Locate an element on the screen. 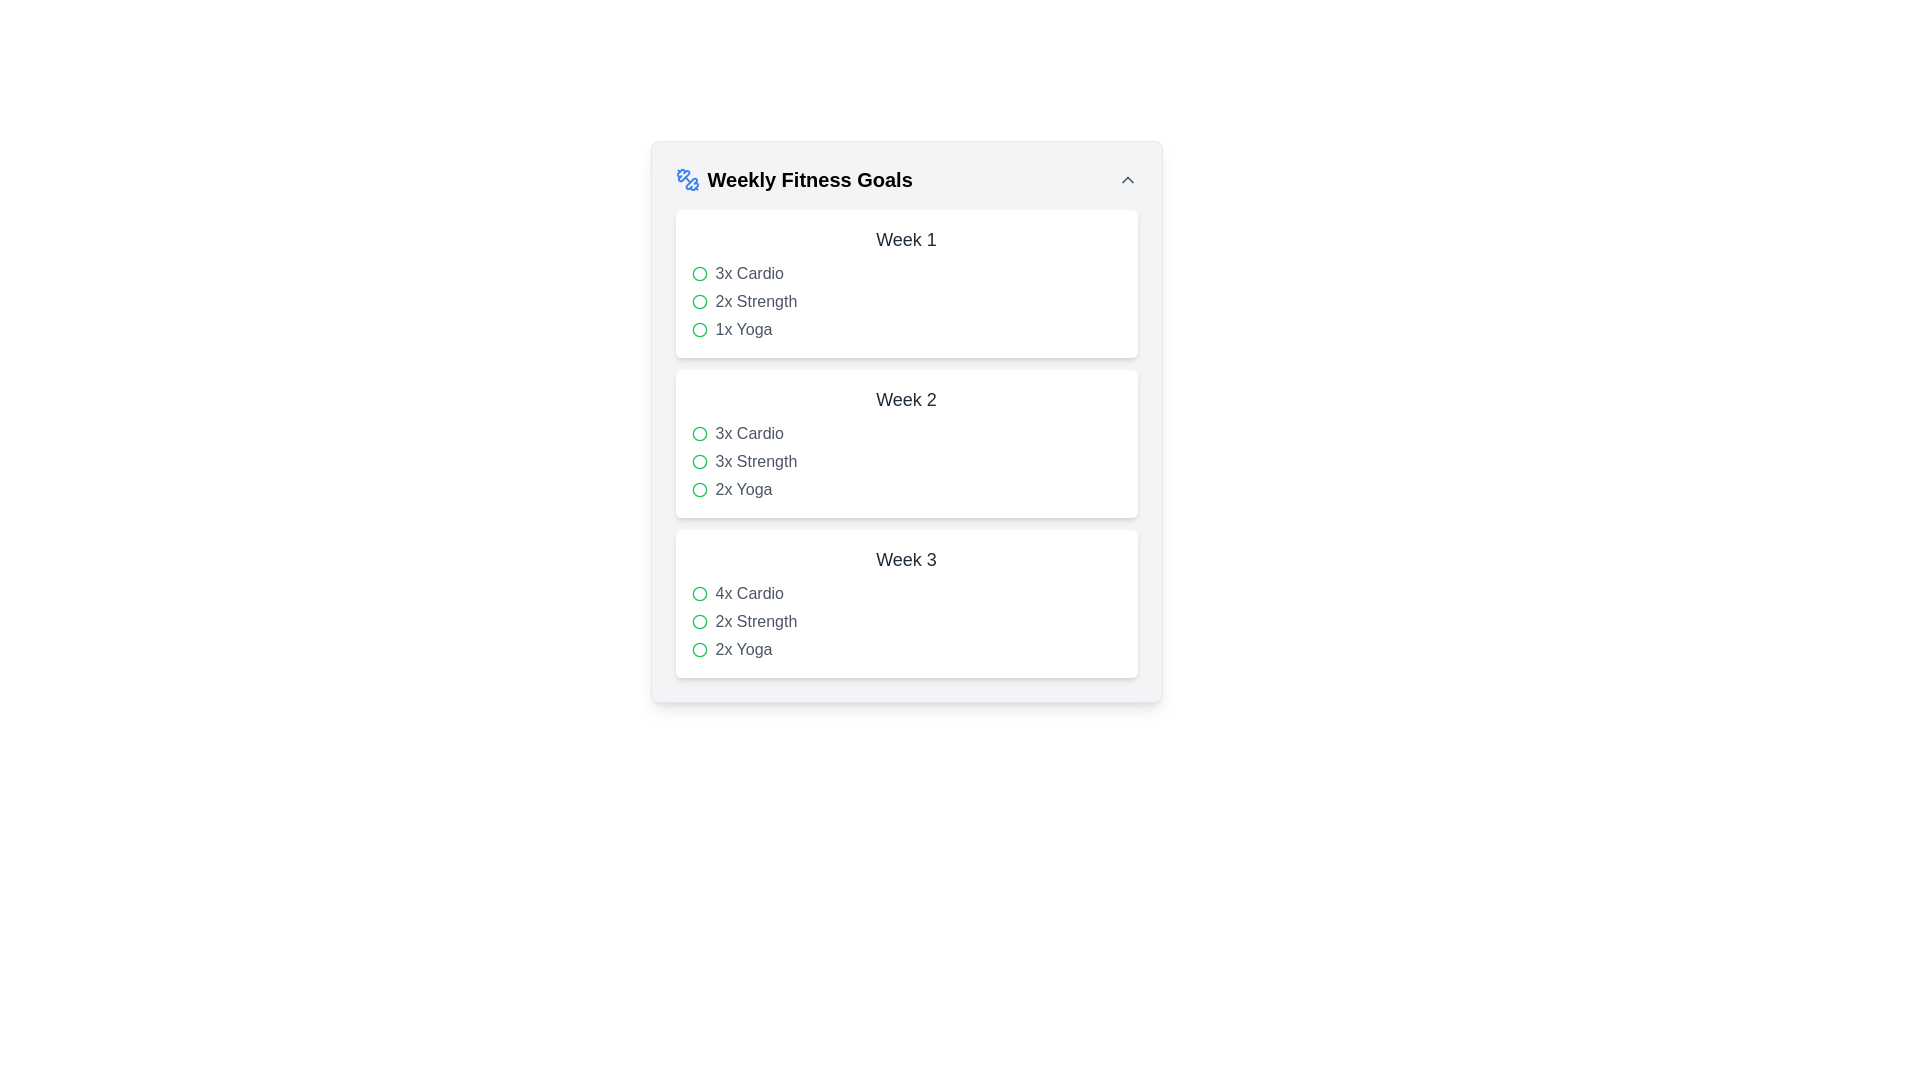 The width and height of the screenshot is (1920, 1080). the circular indicator with a green stroke located next to the '2x Strength' entry under 'Week 1' in the fitness goals list is located at coordinates (699, 301).